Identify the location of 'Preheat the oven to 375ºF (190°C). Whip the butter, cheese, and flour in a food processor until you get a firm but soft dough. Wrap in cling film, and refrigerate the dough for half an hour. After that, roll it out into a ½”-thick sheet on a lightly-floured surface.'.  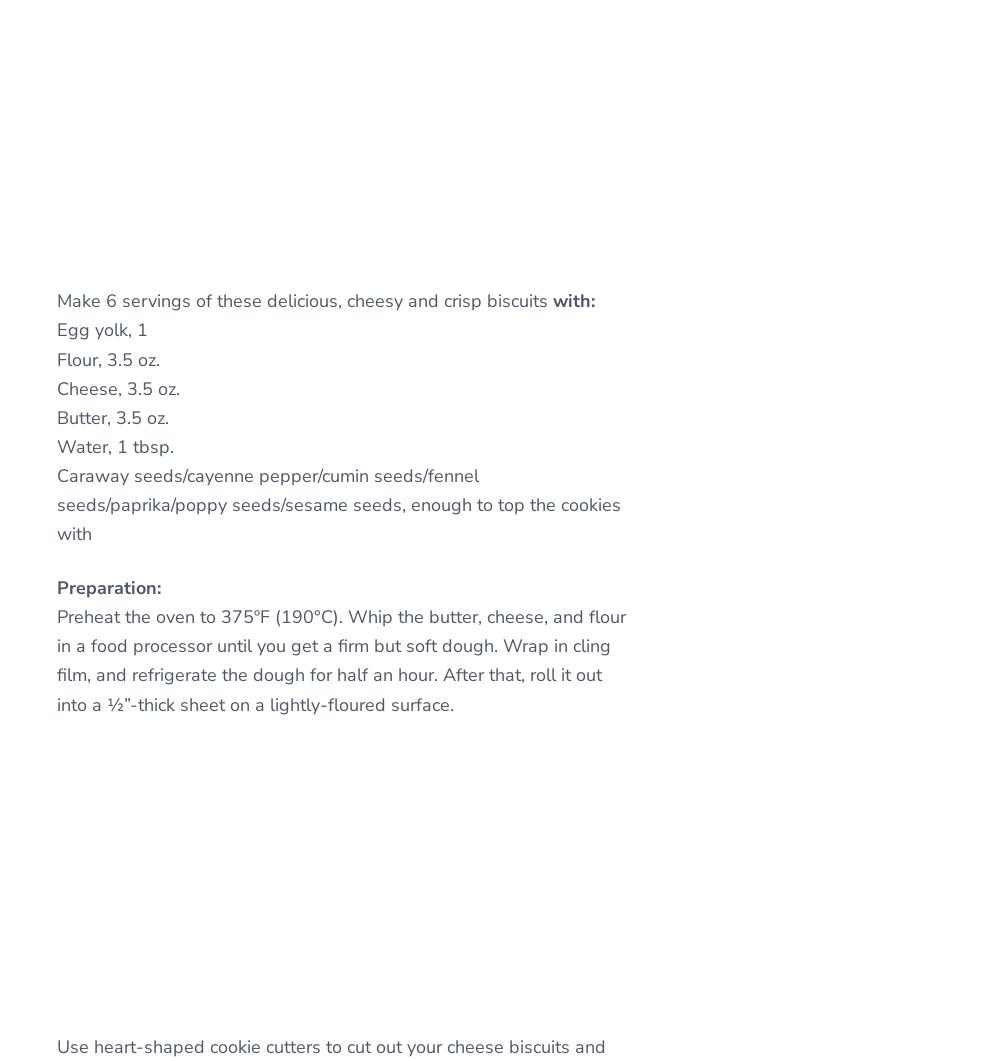
(340, 659).